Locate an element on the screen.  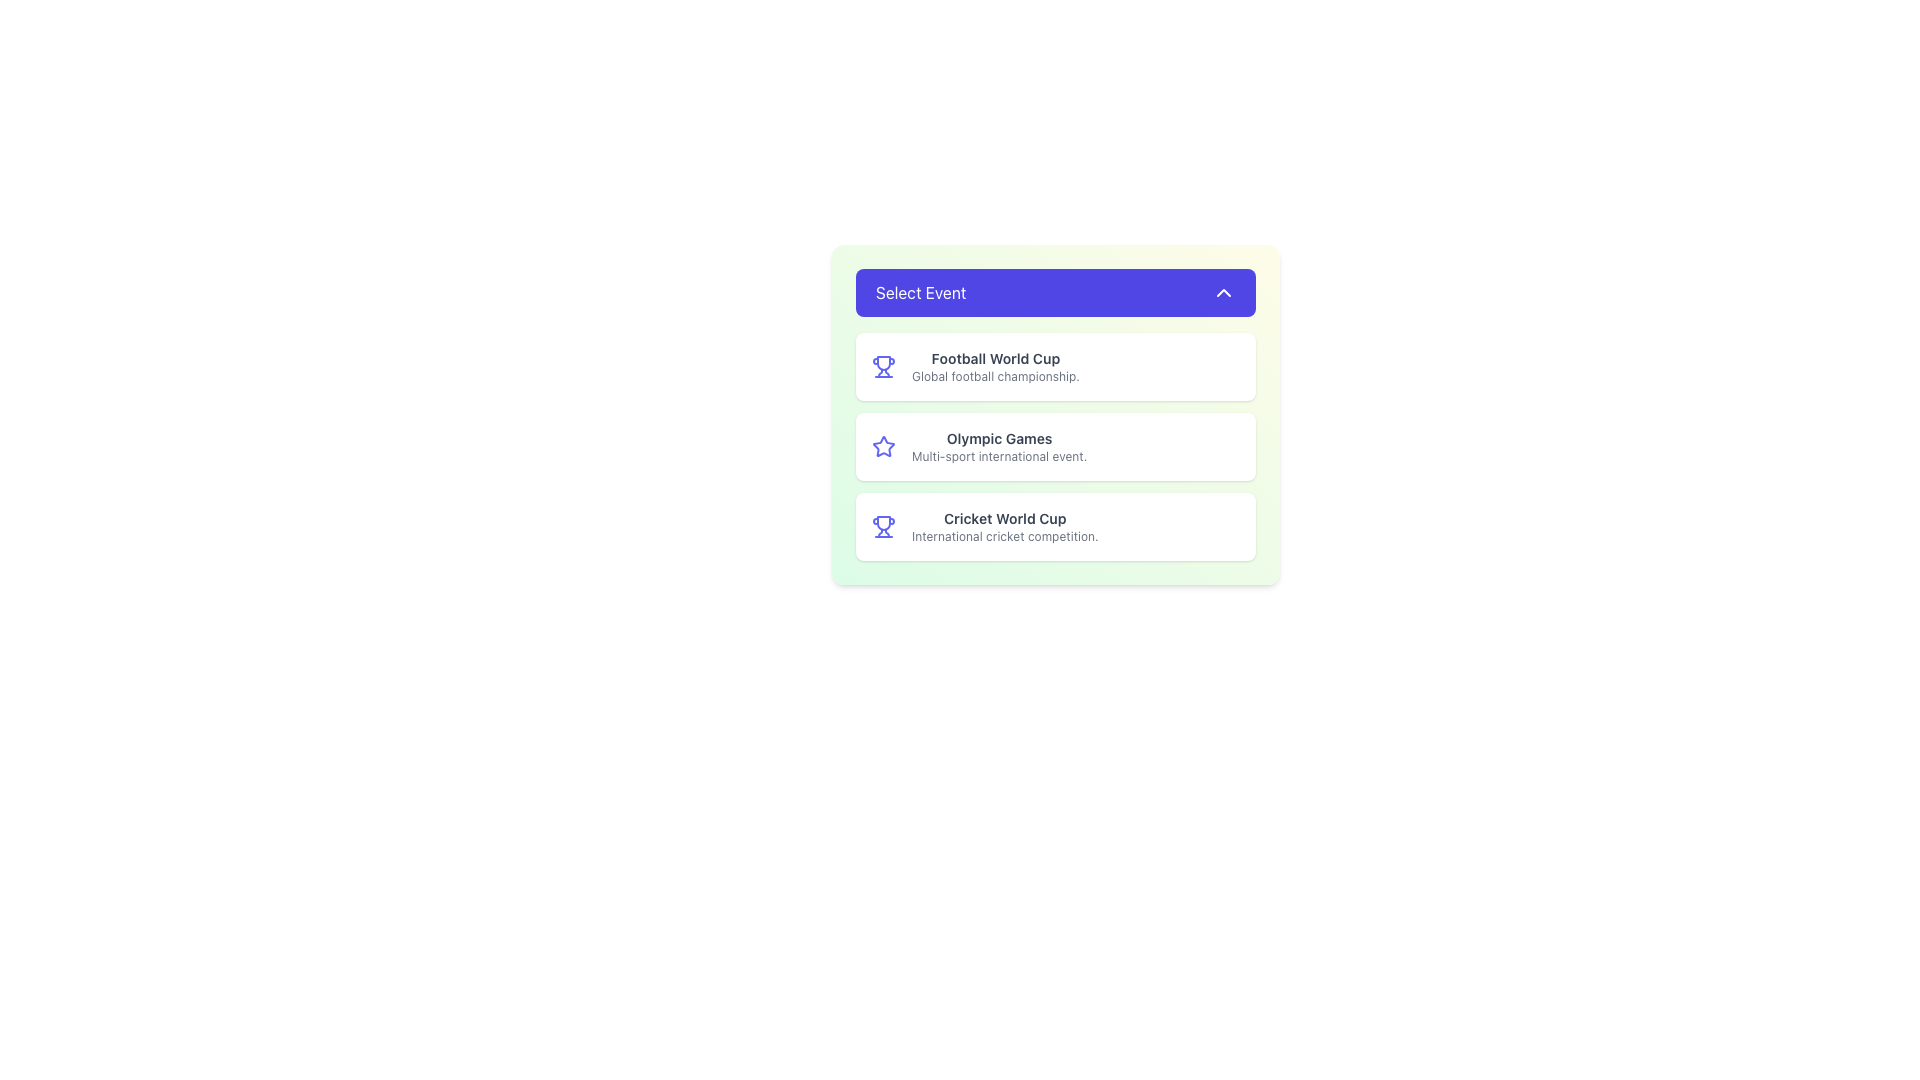
to select the 'Olympic Games' option in the list, which is the second item in a vertical list of selectable events is located at coordinates (1055, 446).